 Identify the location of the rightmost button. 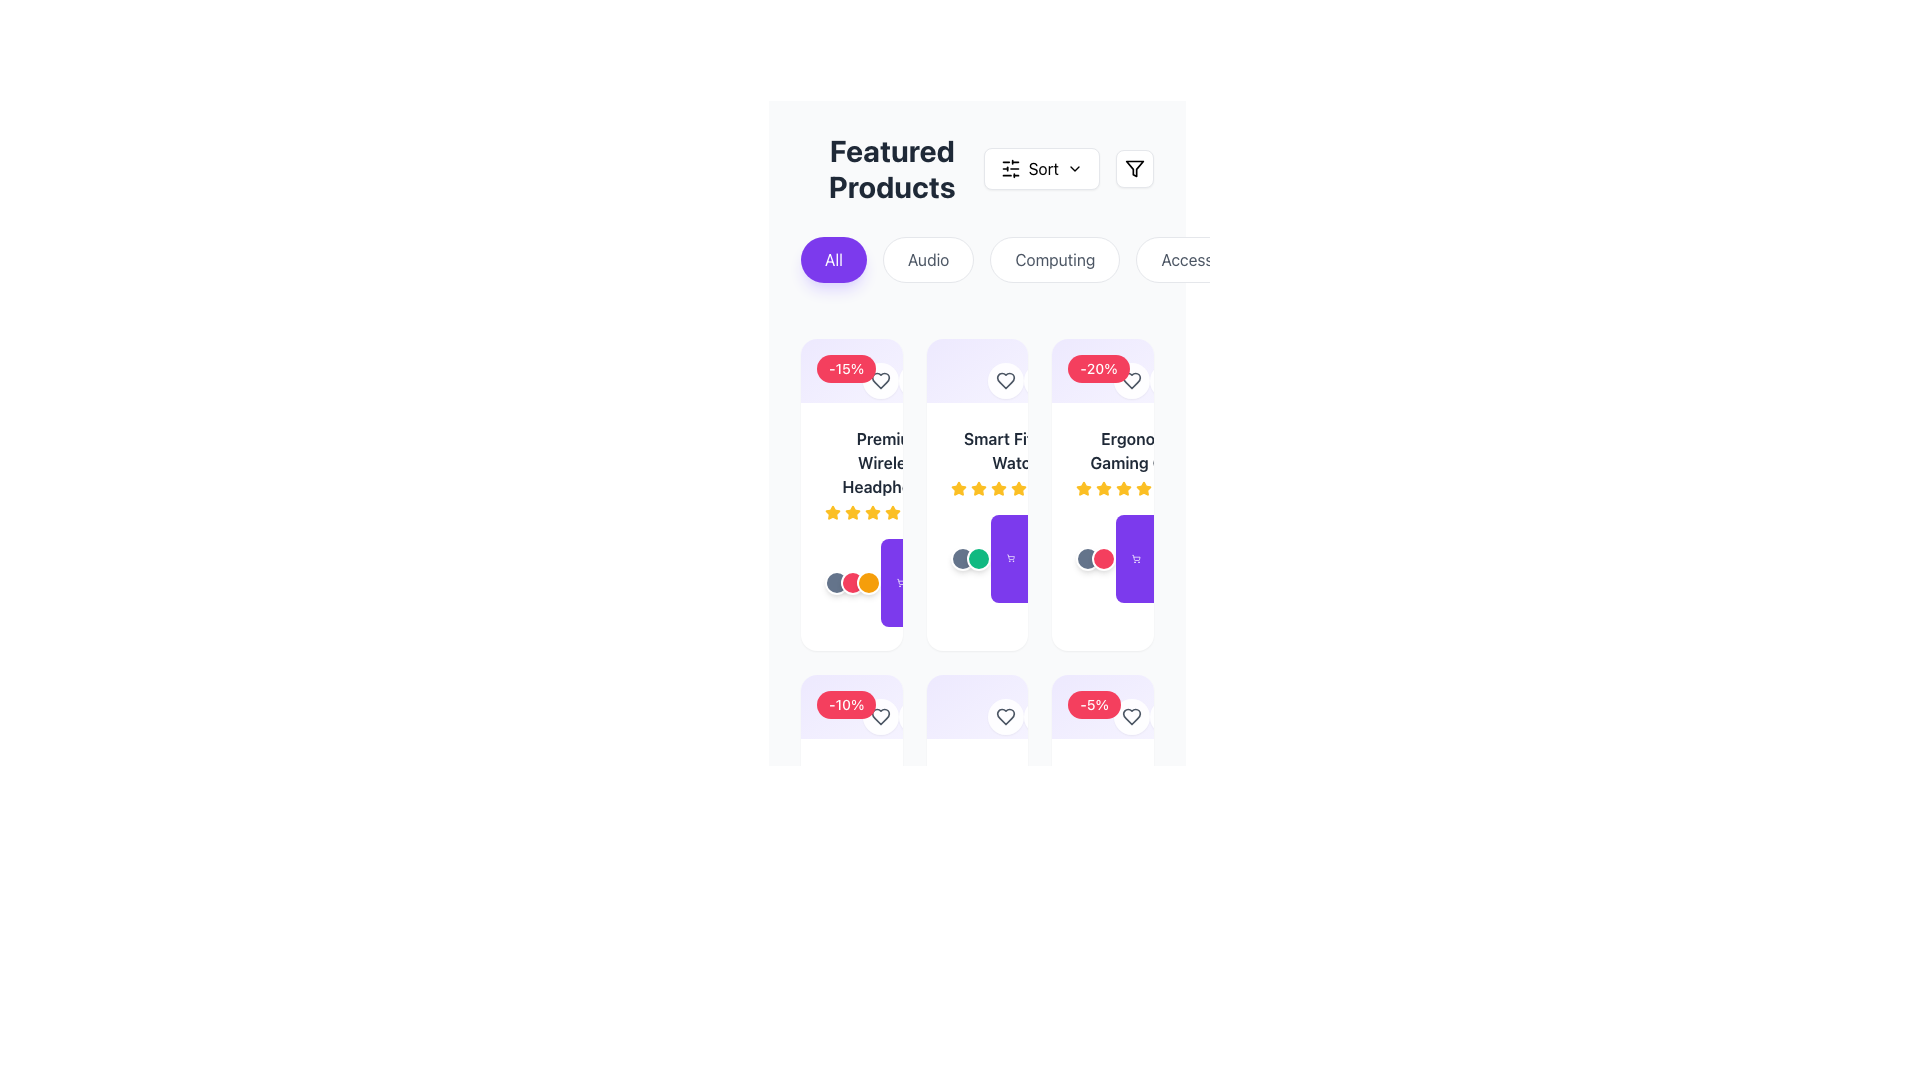
(1134, 168).